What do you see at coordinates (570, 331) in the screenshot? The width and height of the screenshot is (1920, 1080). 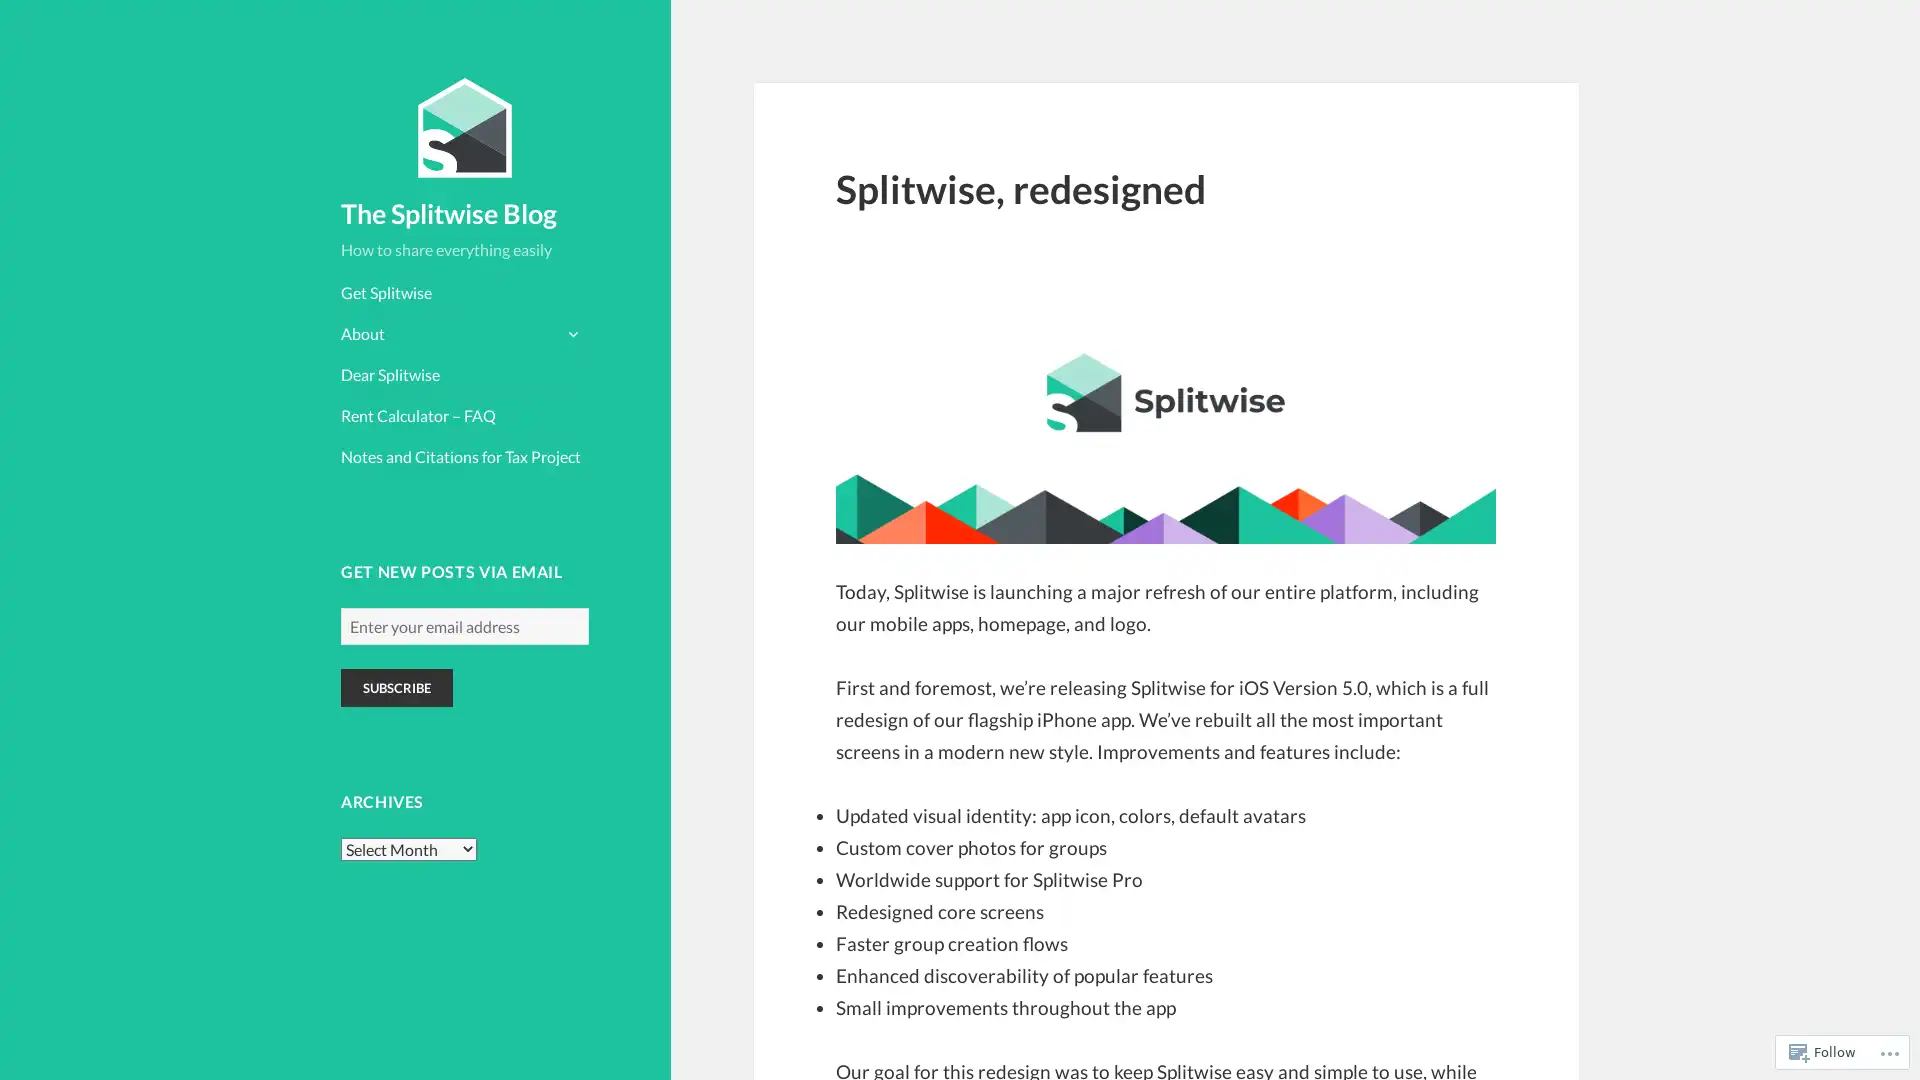 I see `expand child menu` at bounding box center [570, 331].